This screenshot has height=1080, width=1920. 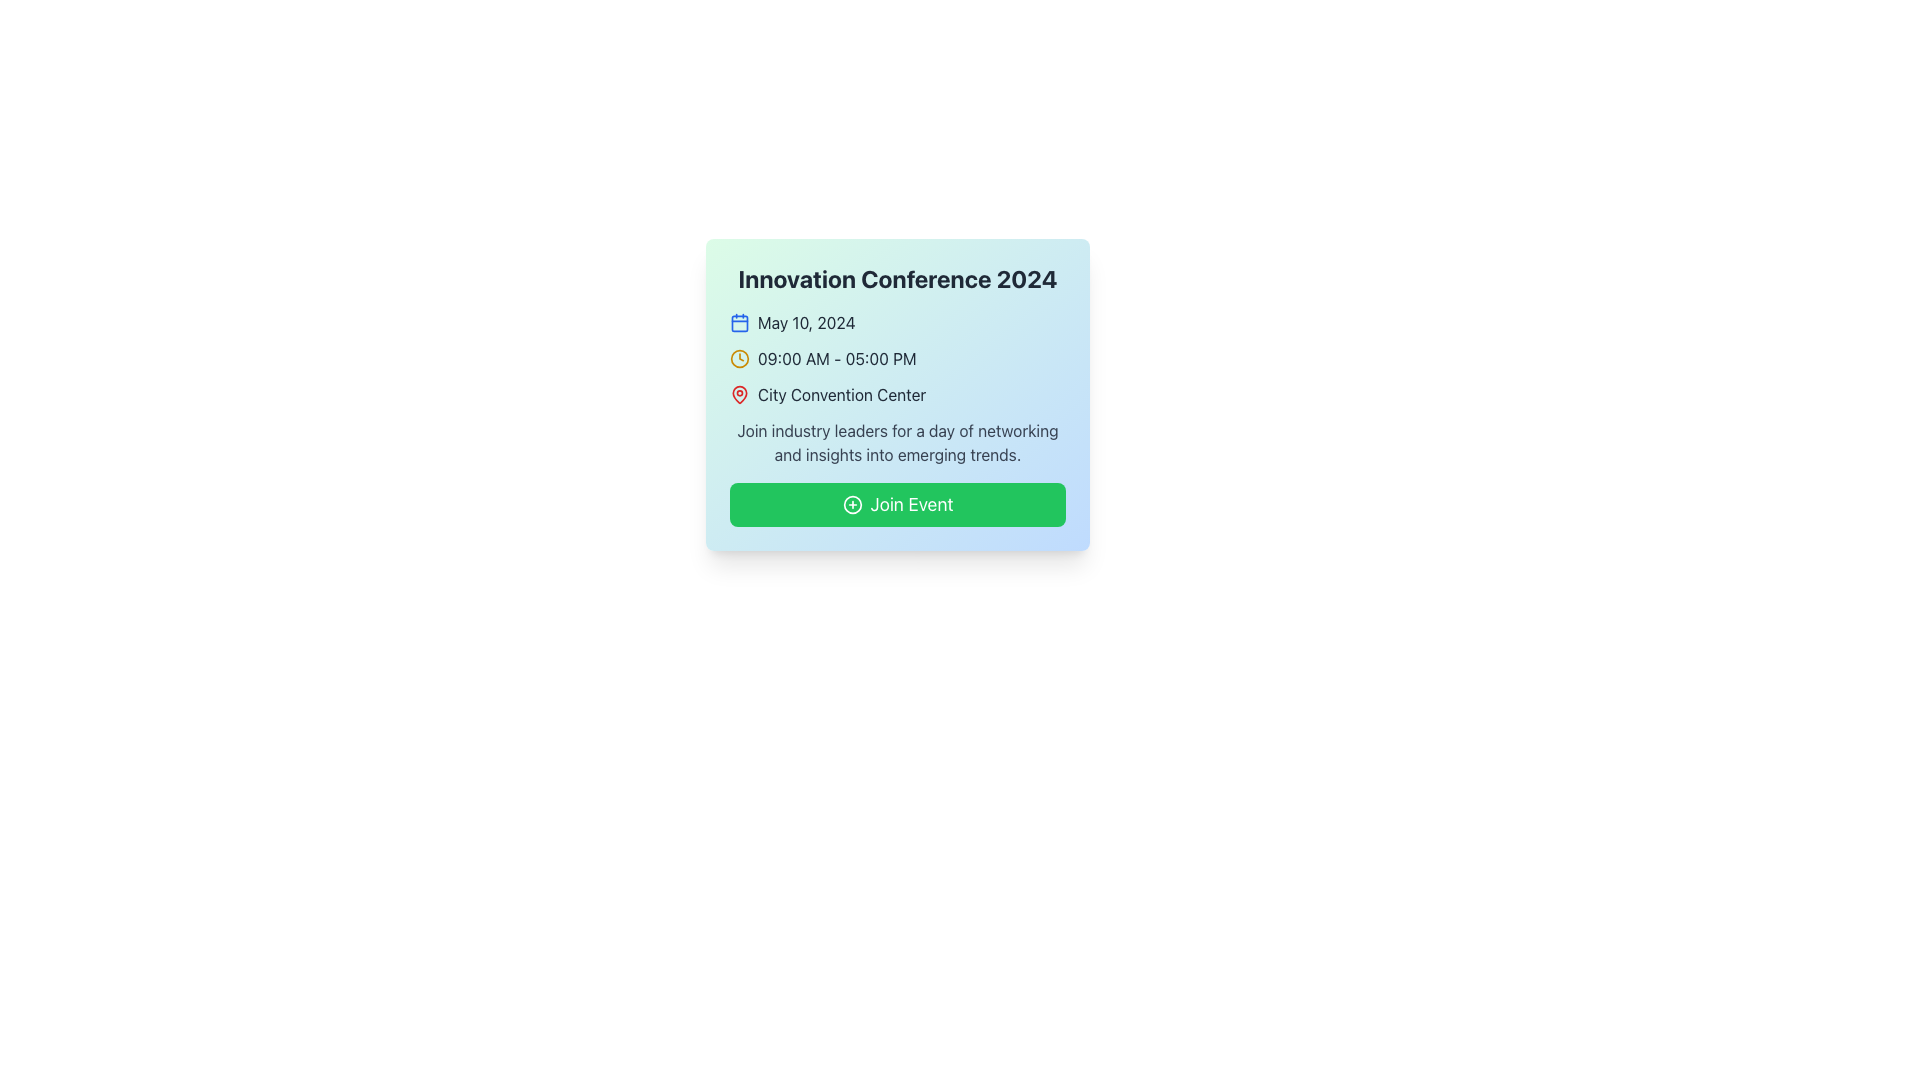 I want to click on the small circular green icon with a plus sign located on the left side of the 'Join Event' button, so click(x=851, y=504).